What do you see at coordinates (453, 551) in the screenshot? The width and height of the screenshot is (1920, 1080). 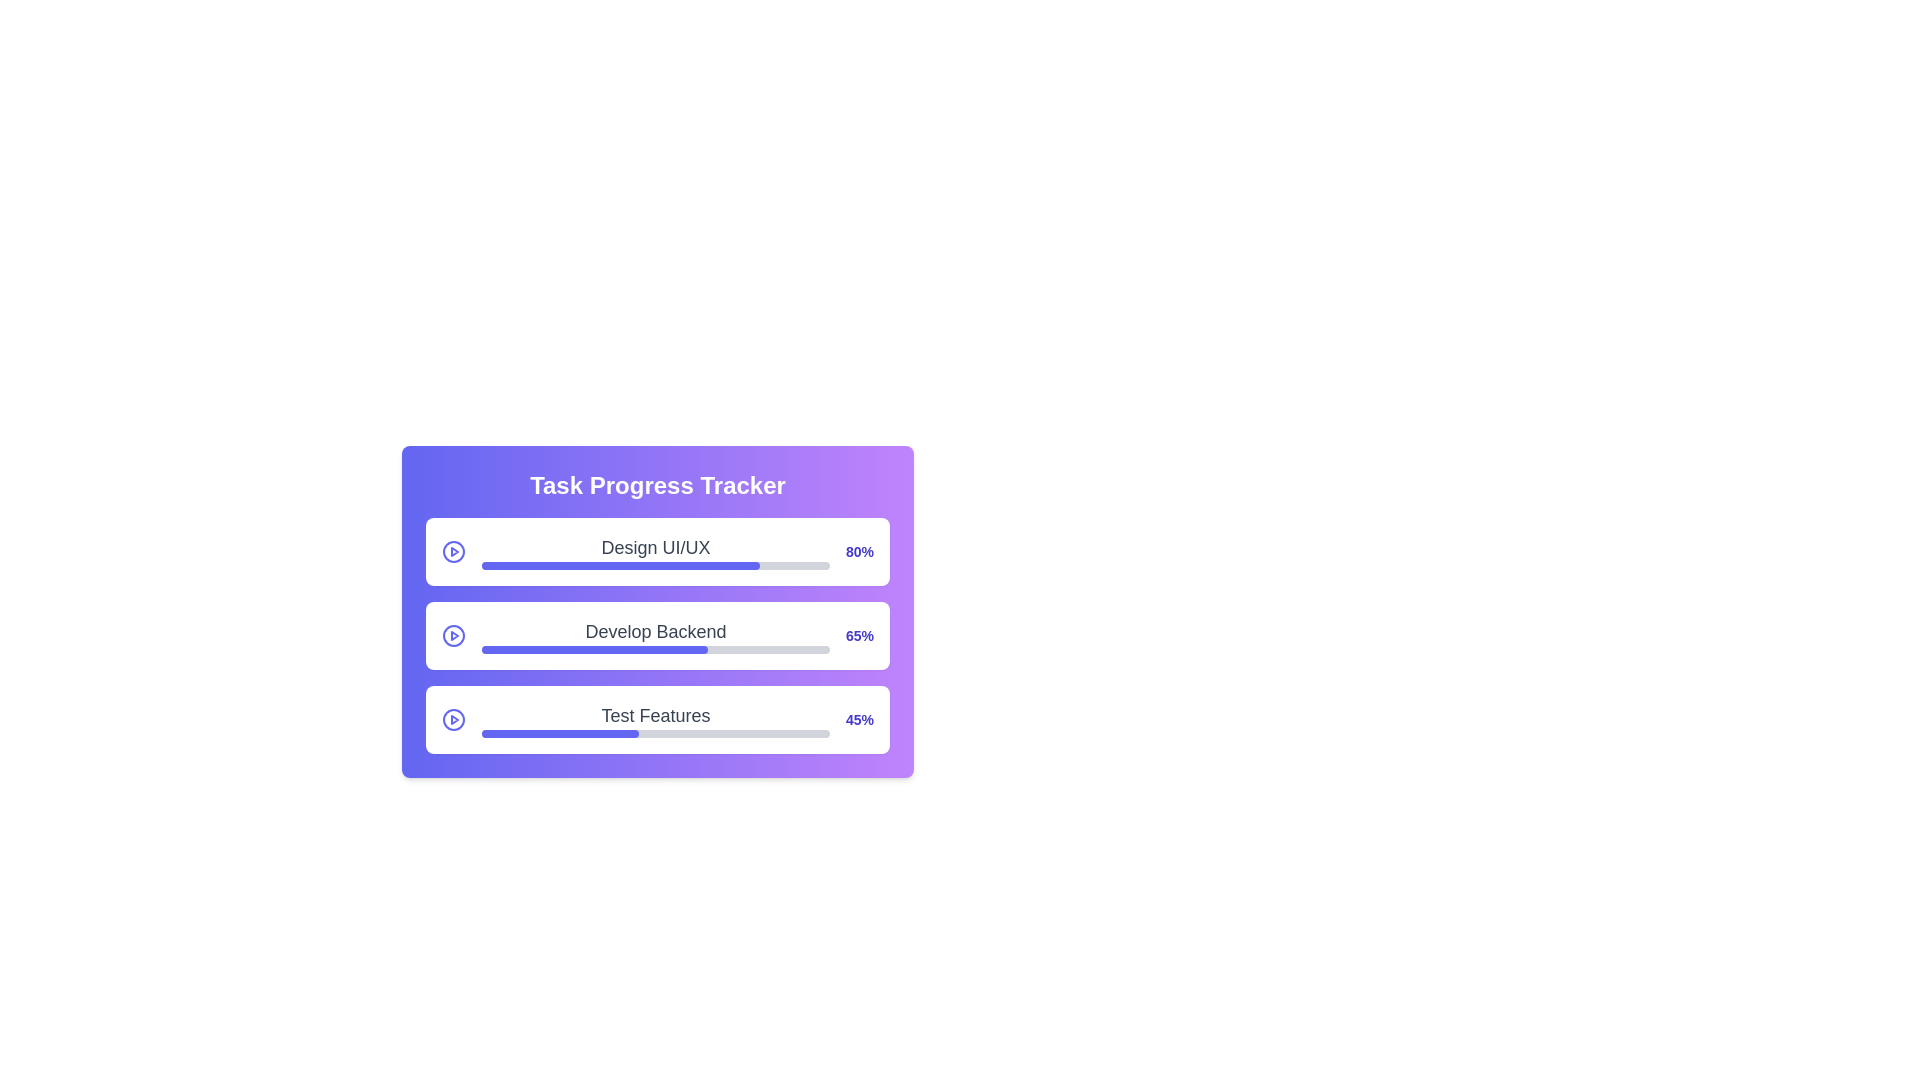 I see `the 'Play' icon for the task labeled 'Design UI/UX'` at bounding box center [453, 551].